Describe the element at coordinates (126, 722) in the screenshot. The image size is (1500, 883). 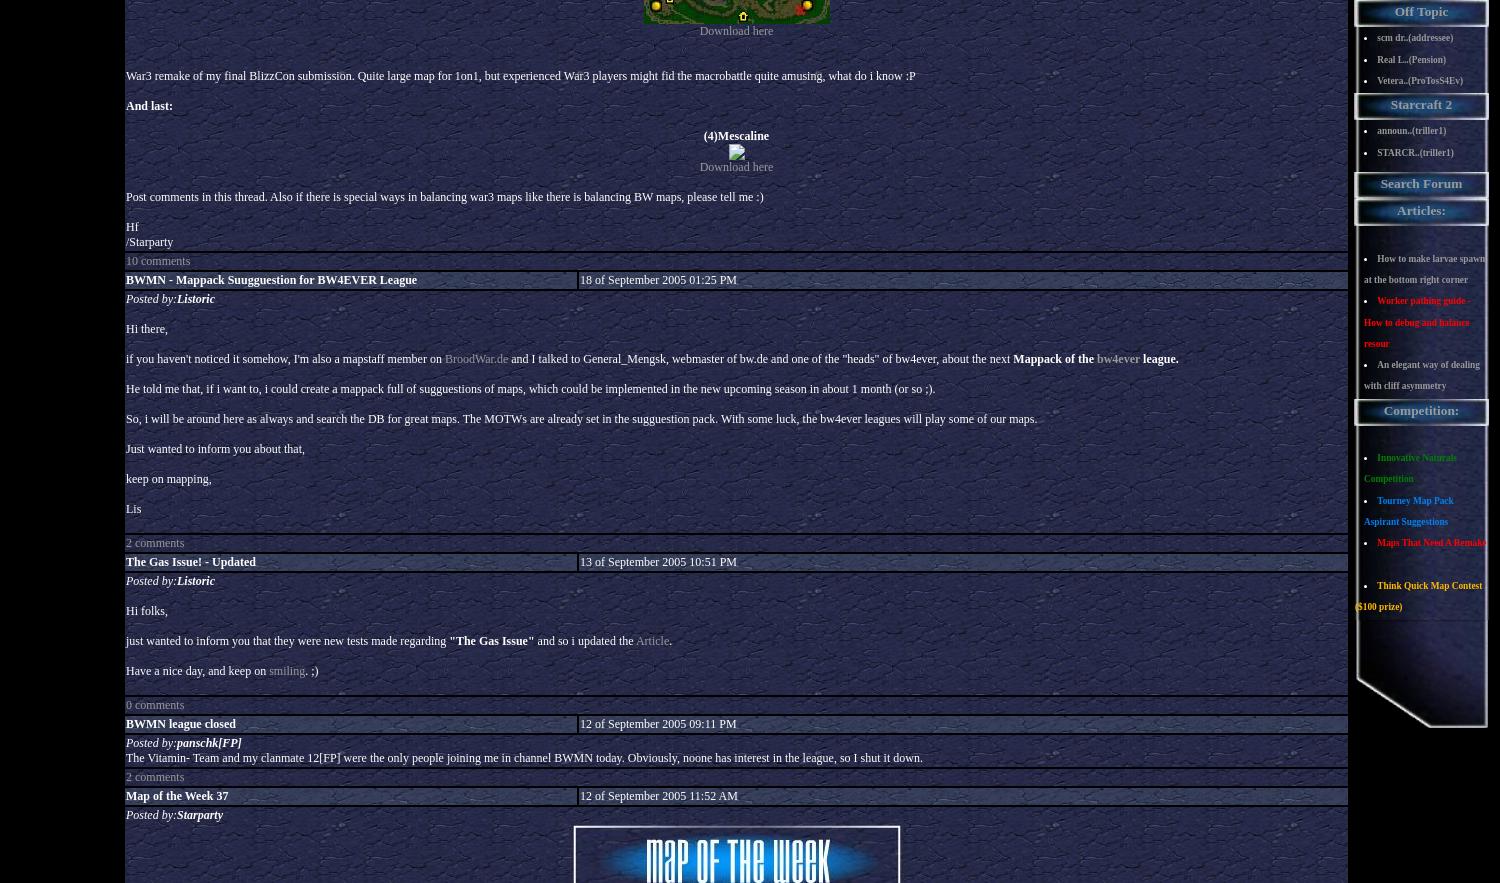
I see `'BWMN league closed'` at that location.